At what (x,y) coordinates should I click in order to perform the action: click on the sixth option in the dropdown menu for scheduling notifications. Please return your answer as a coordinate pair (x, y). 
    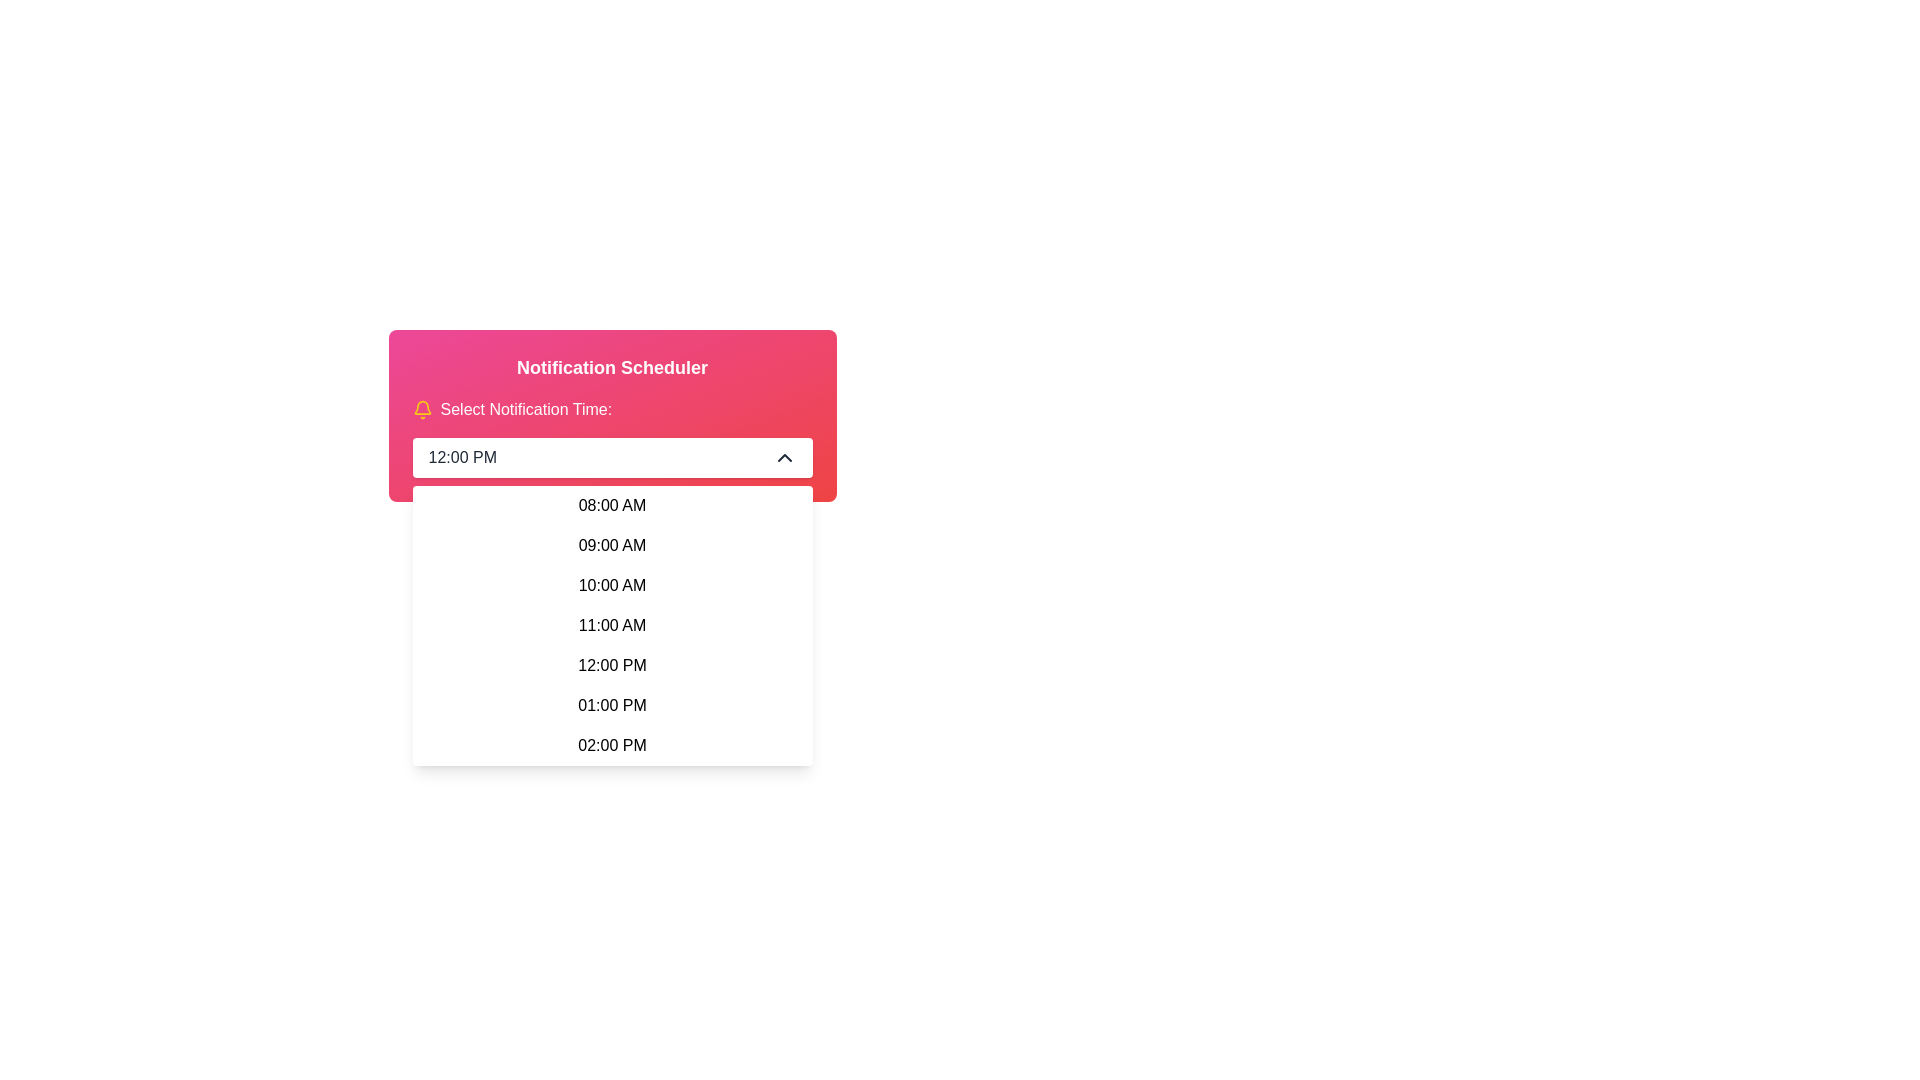
    Looking at the image, I should click on (611, 704).